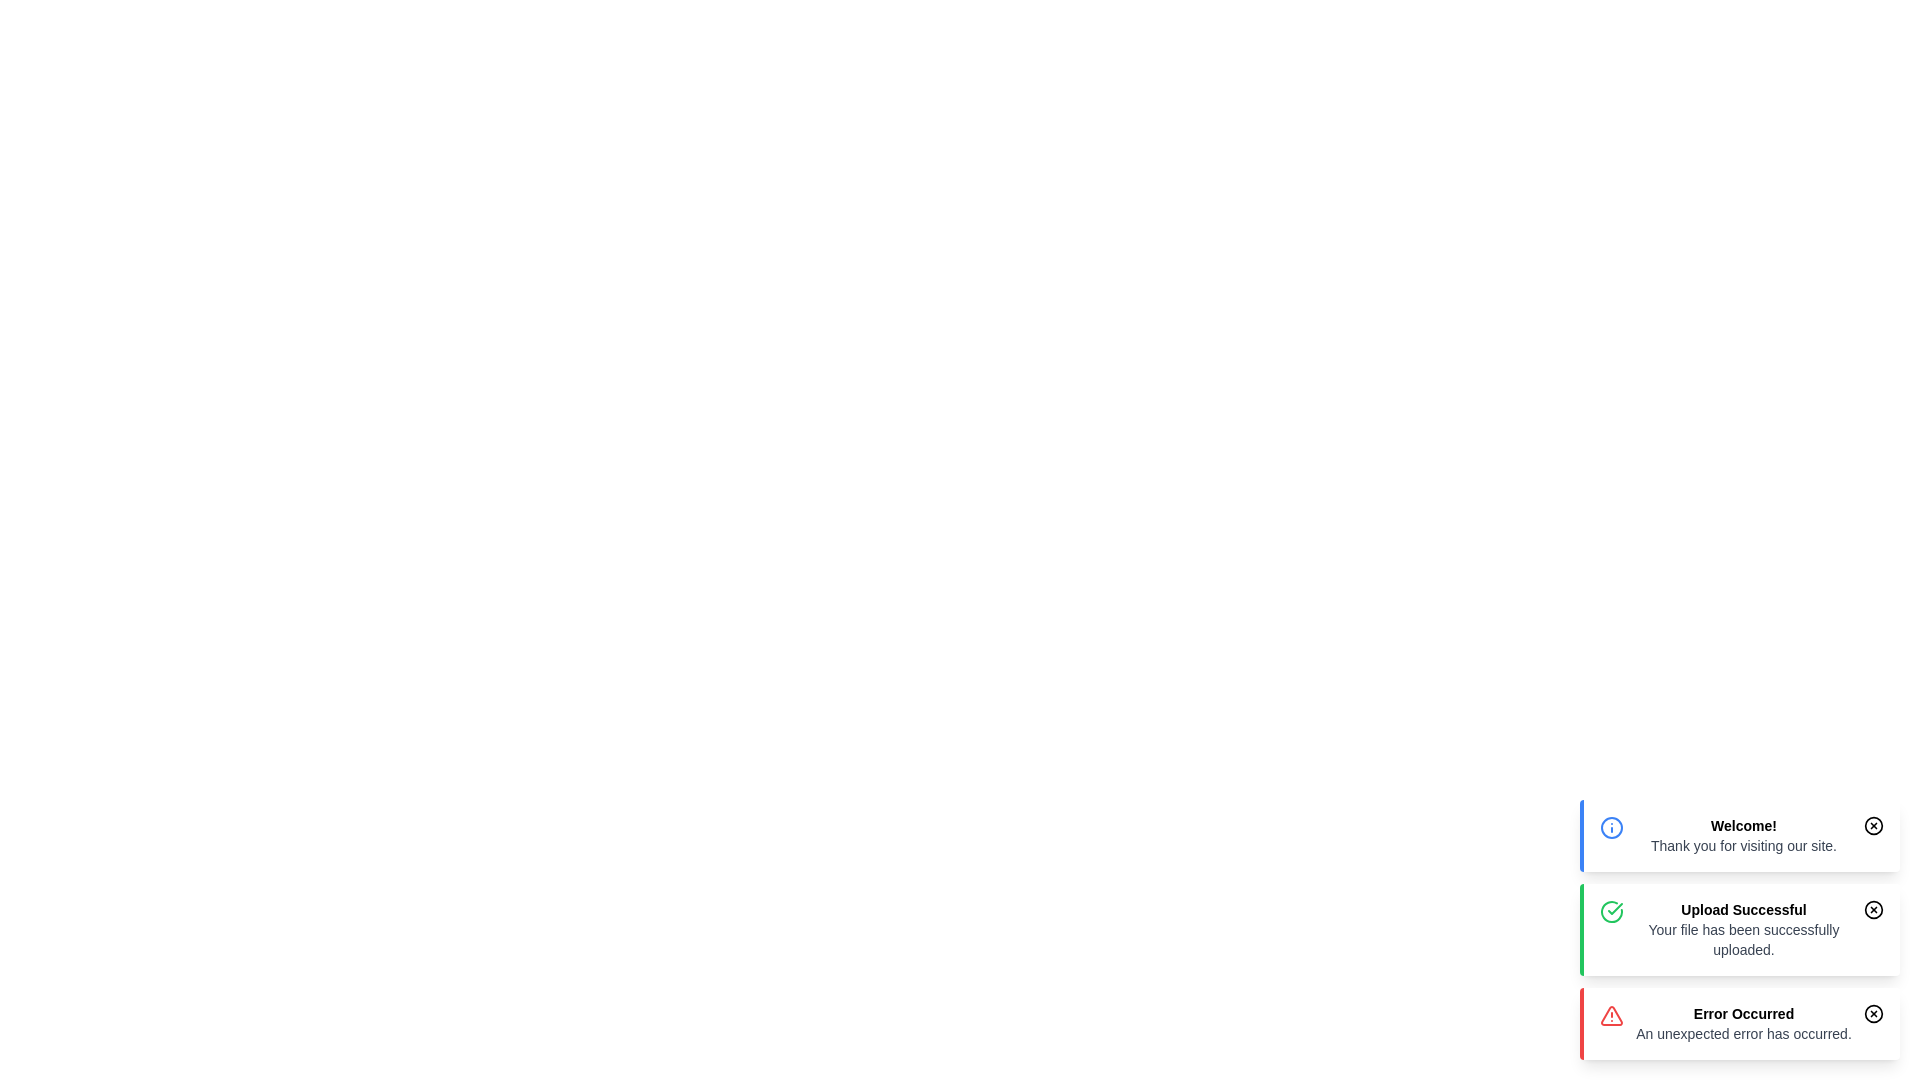 The width and height of the screenshot is (1920, 1080). What do you see at coordinates (1742, 836) in the screenshot?
I see `greeting message displayed in the text block which says 'Welcome!' in bold and 'Thank you for visiting our site.' in smaller, grayish text` at bounding box center [1742, 836].